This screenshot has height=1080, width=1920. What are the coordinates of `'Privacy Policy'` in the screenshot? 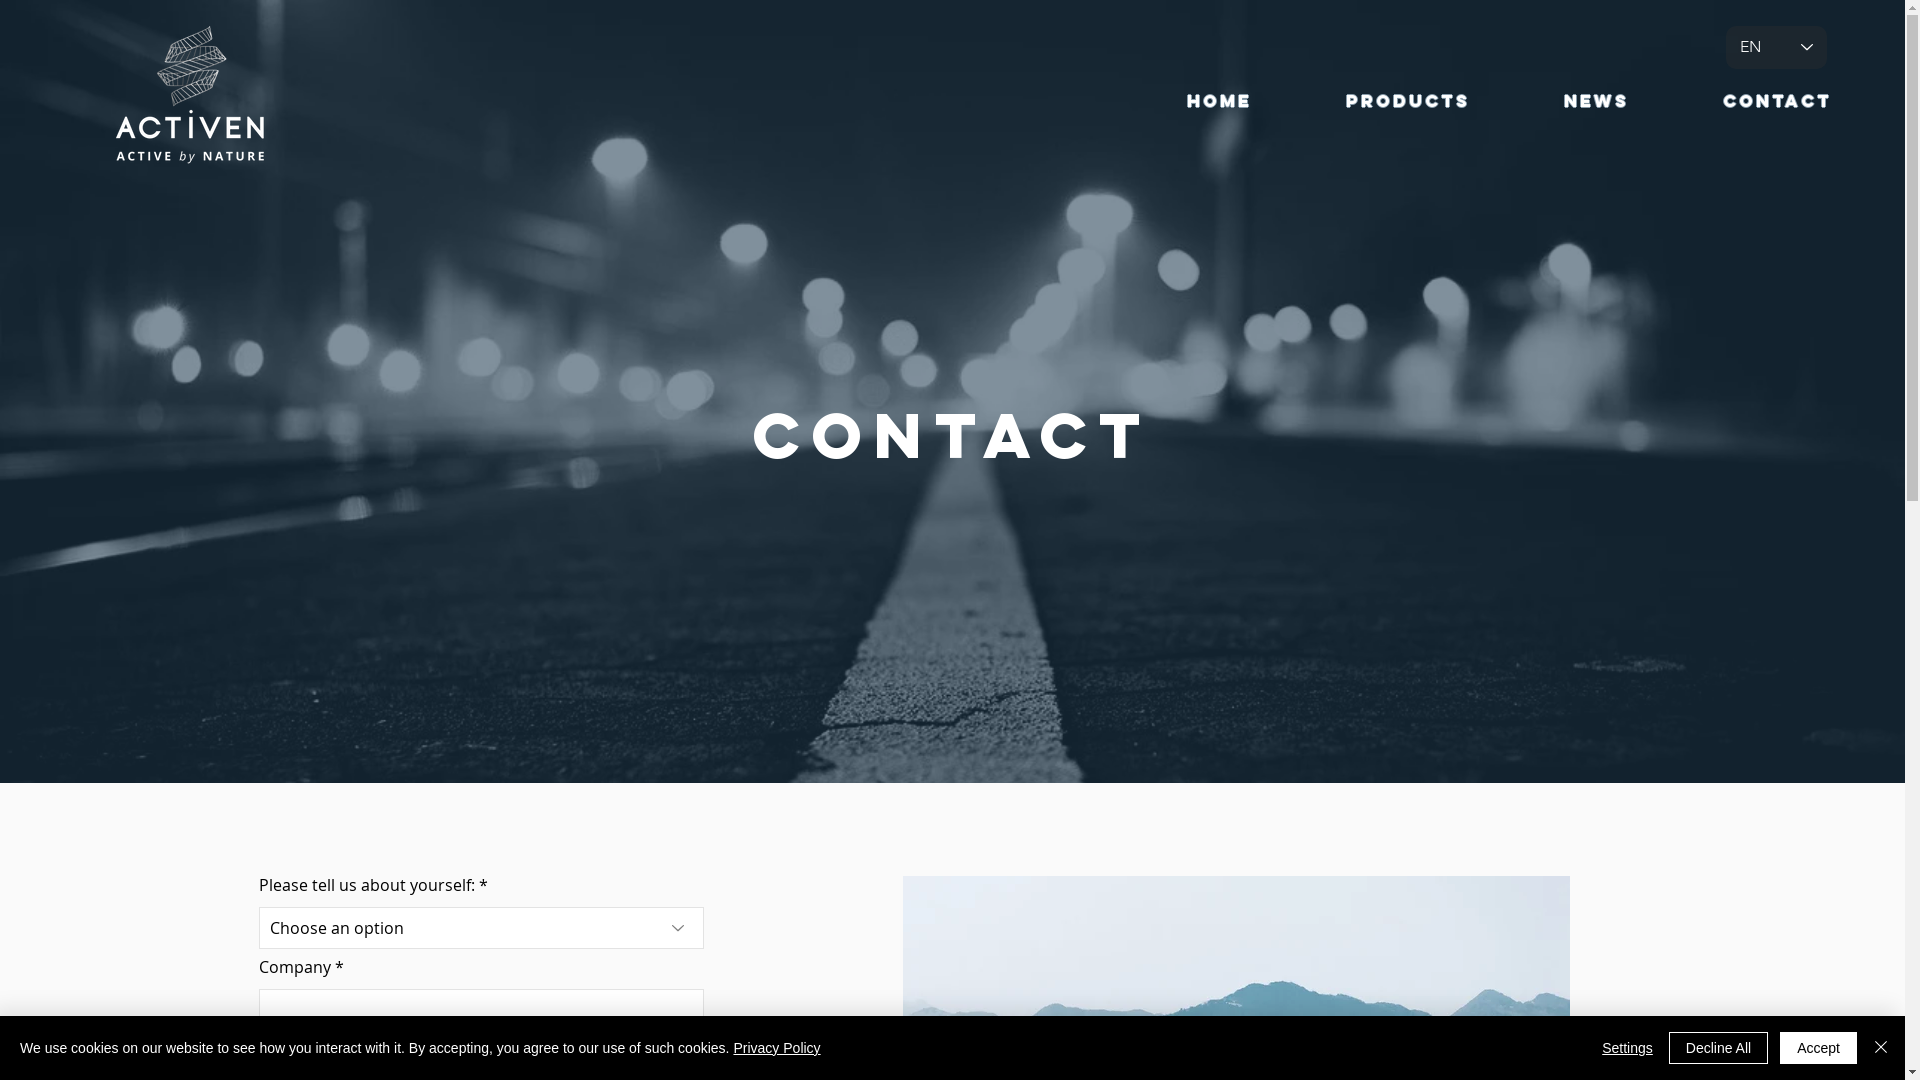 It's located at (775, 1047).